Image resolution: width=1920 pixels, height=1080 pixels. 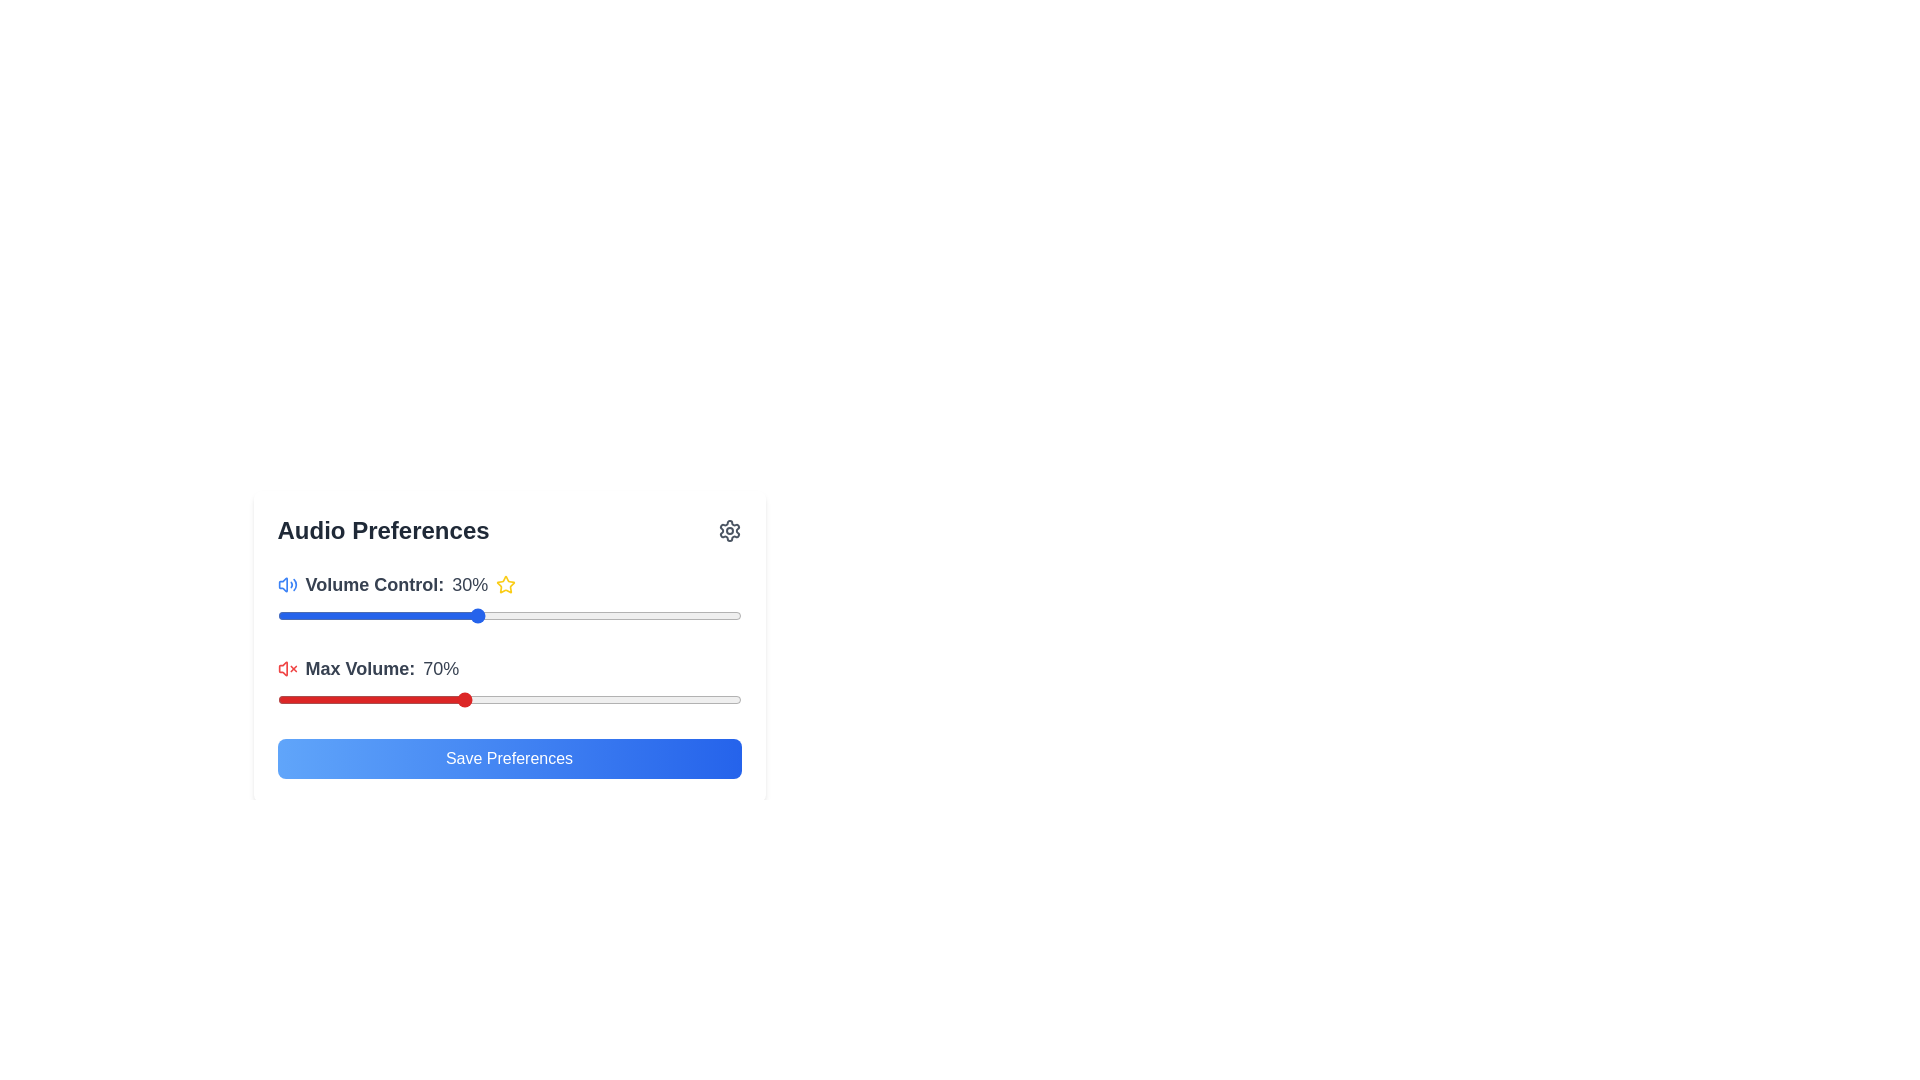 What do you see at coordinates (509, 759) in the screenshot?
I see `the 'Submit' button located at the bottom of the 'Audio Preferences' section` at bounding box center [509, 759].